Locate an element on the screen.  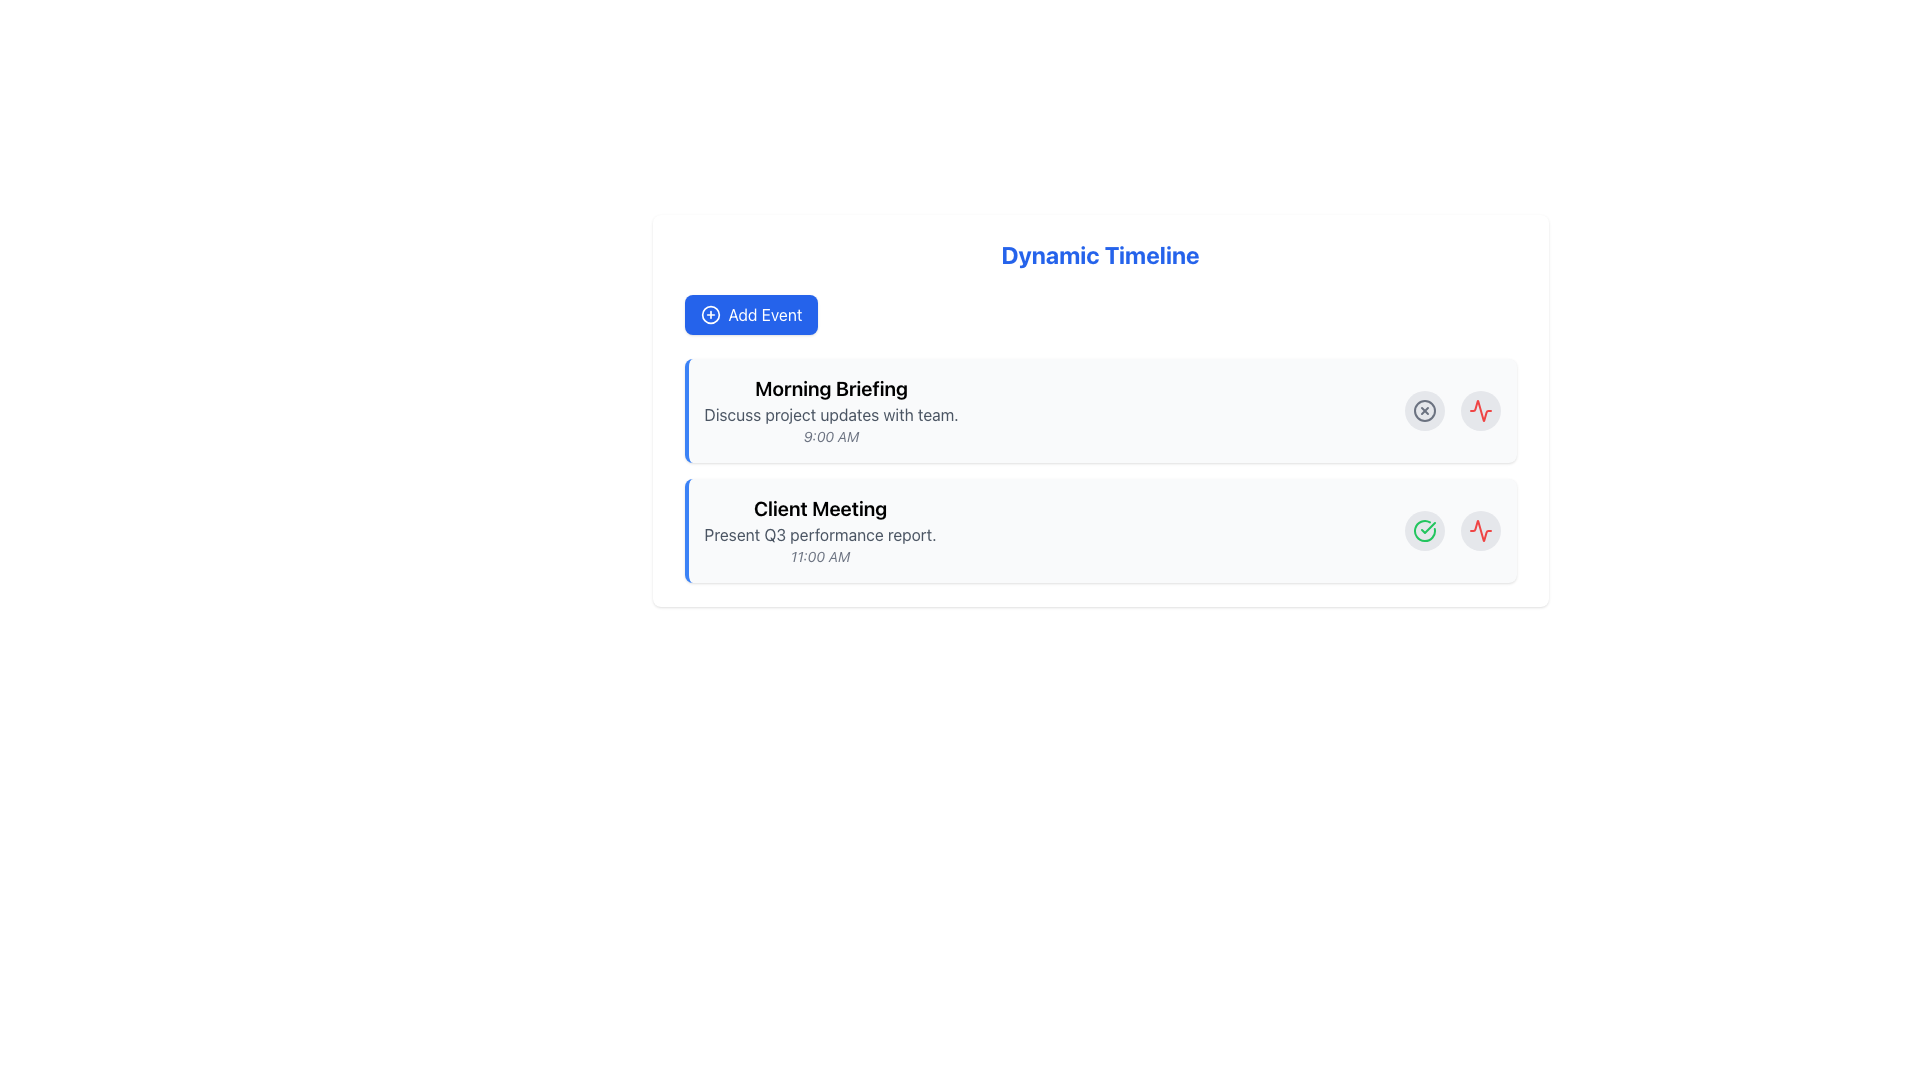
the red activity graph icon inside the circular button in the action area of the 'Client Meeting' event row is located at coordinates (1480, 410).